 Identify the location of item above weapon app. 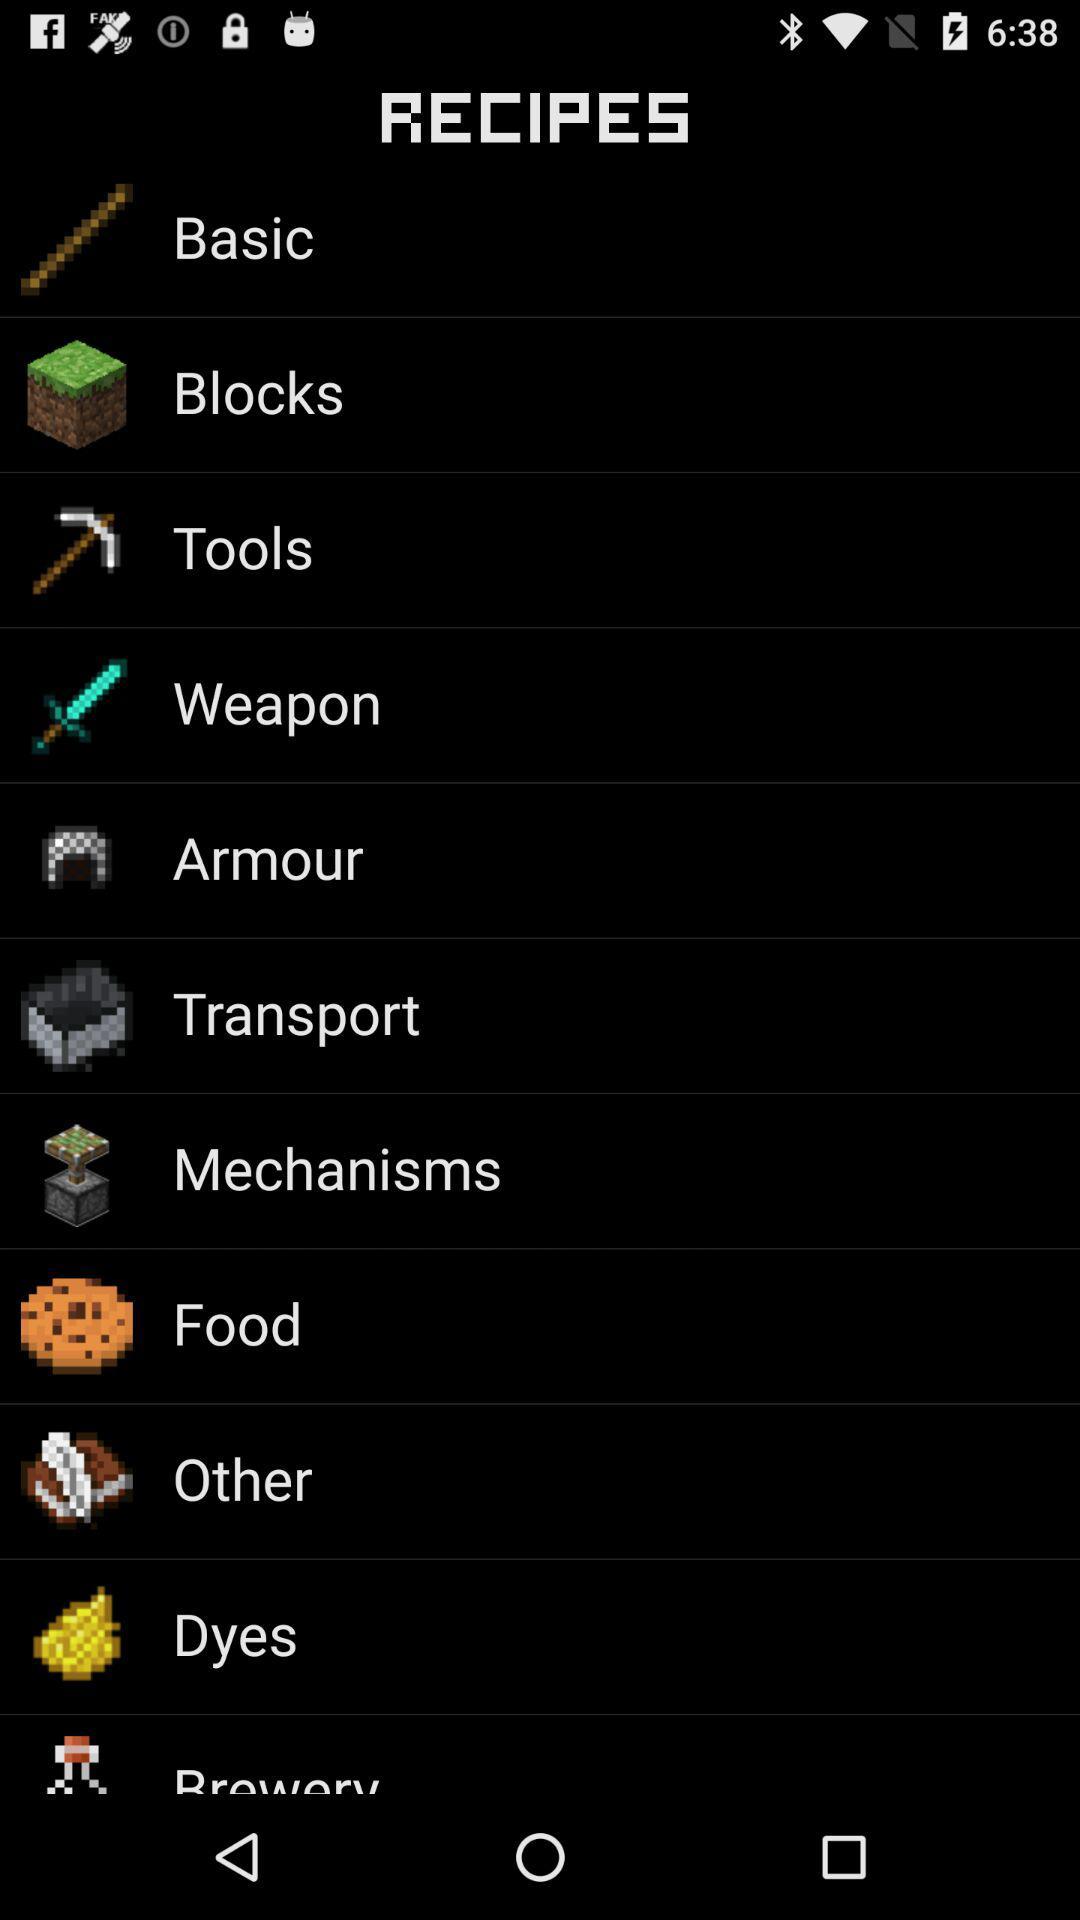
(242, 546).